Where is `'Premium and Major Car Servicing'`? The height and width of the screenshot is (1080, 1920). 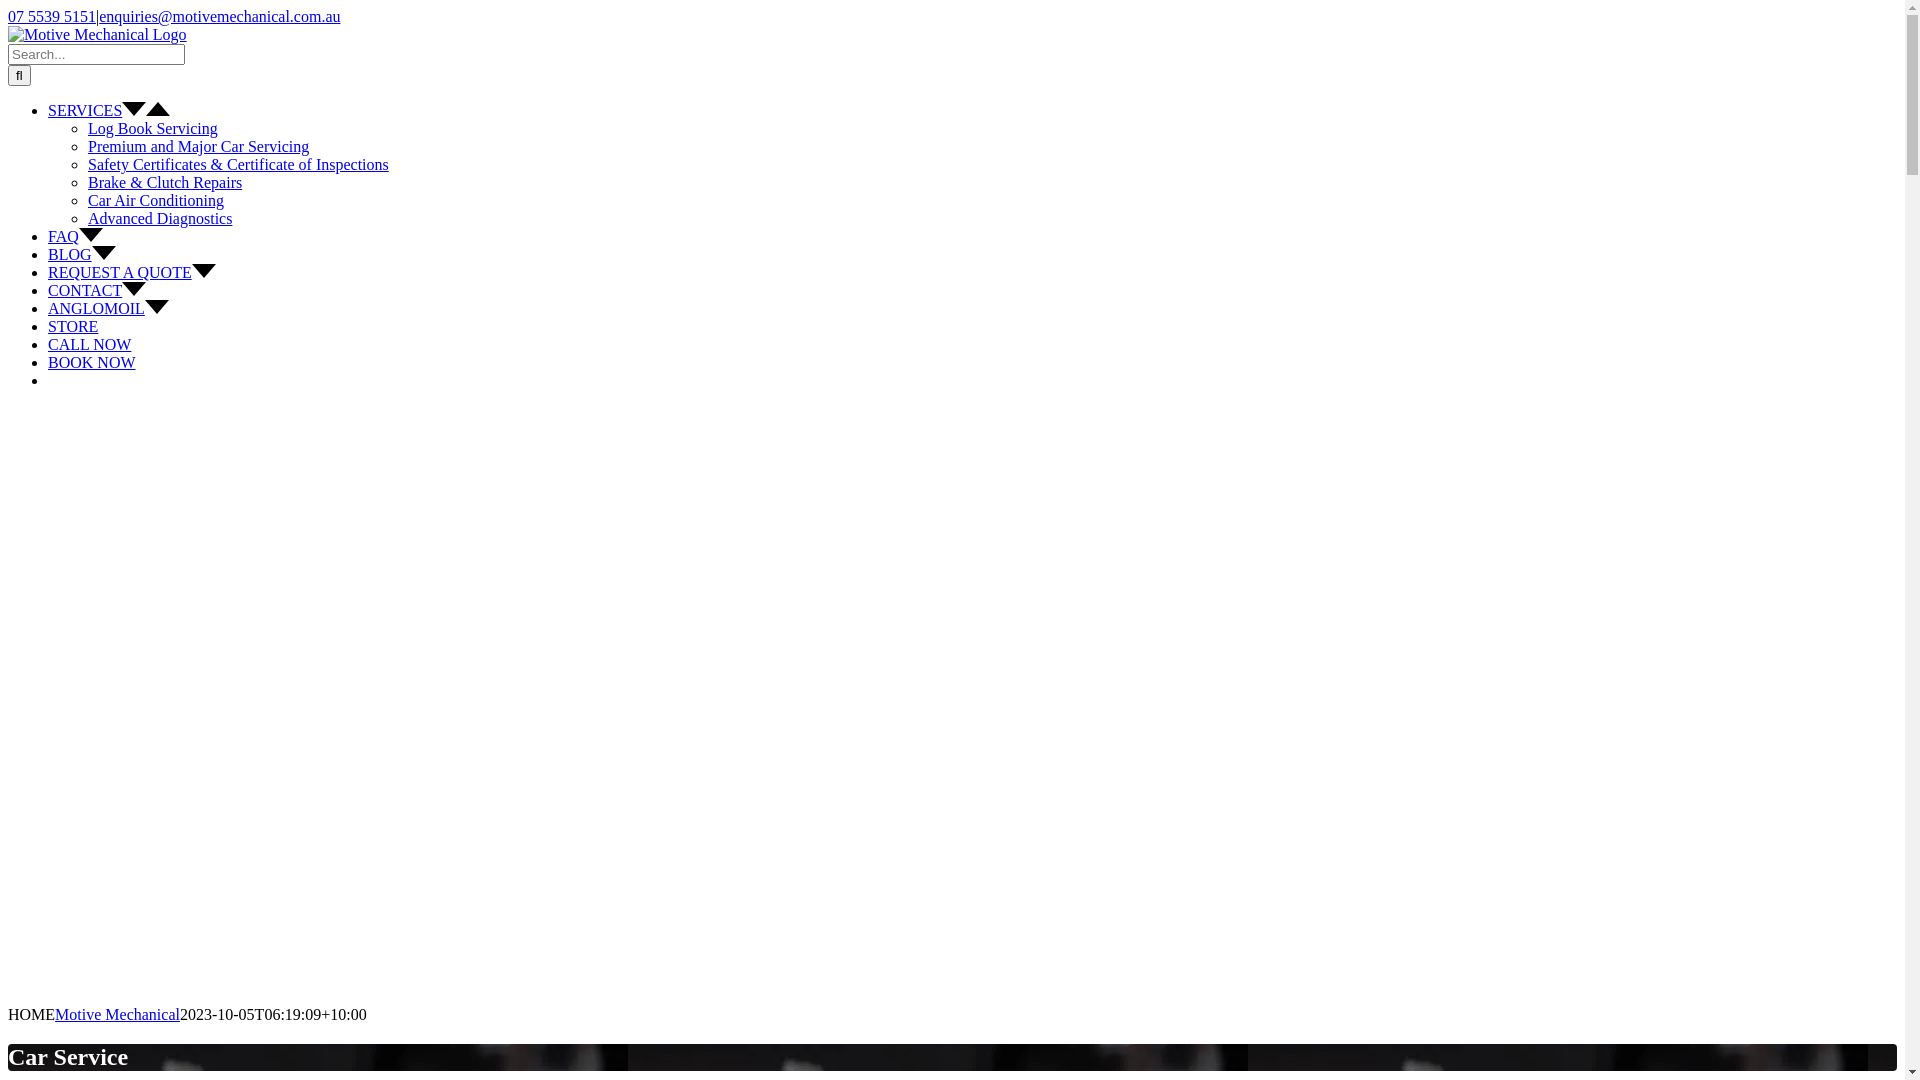 'Premium and Major Car Servicing' is located at coordinates (198, 145).